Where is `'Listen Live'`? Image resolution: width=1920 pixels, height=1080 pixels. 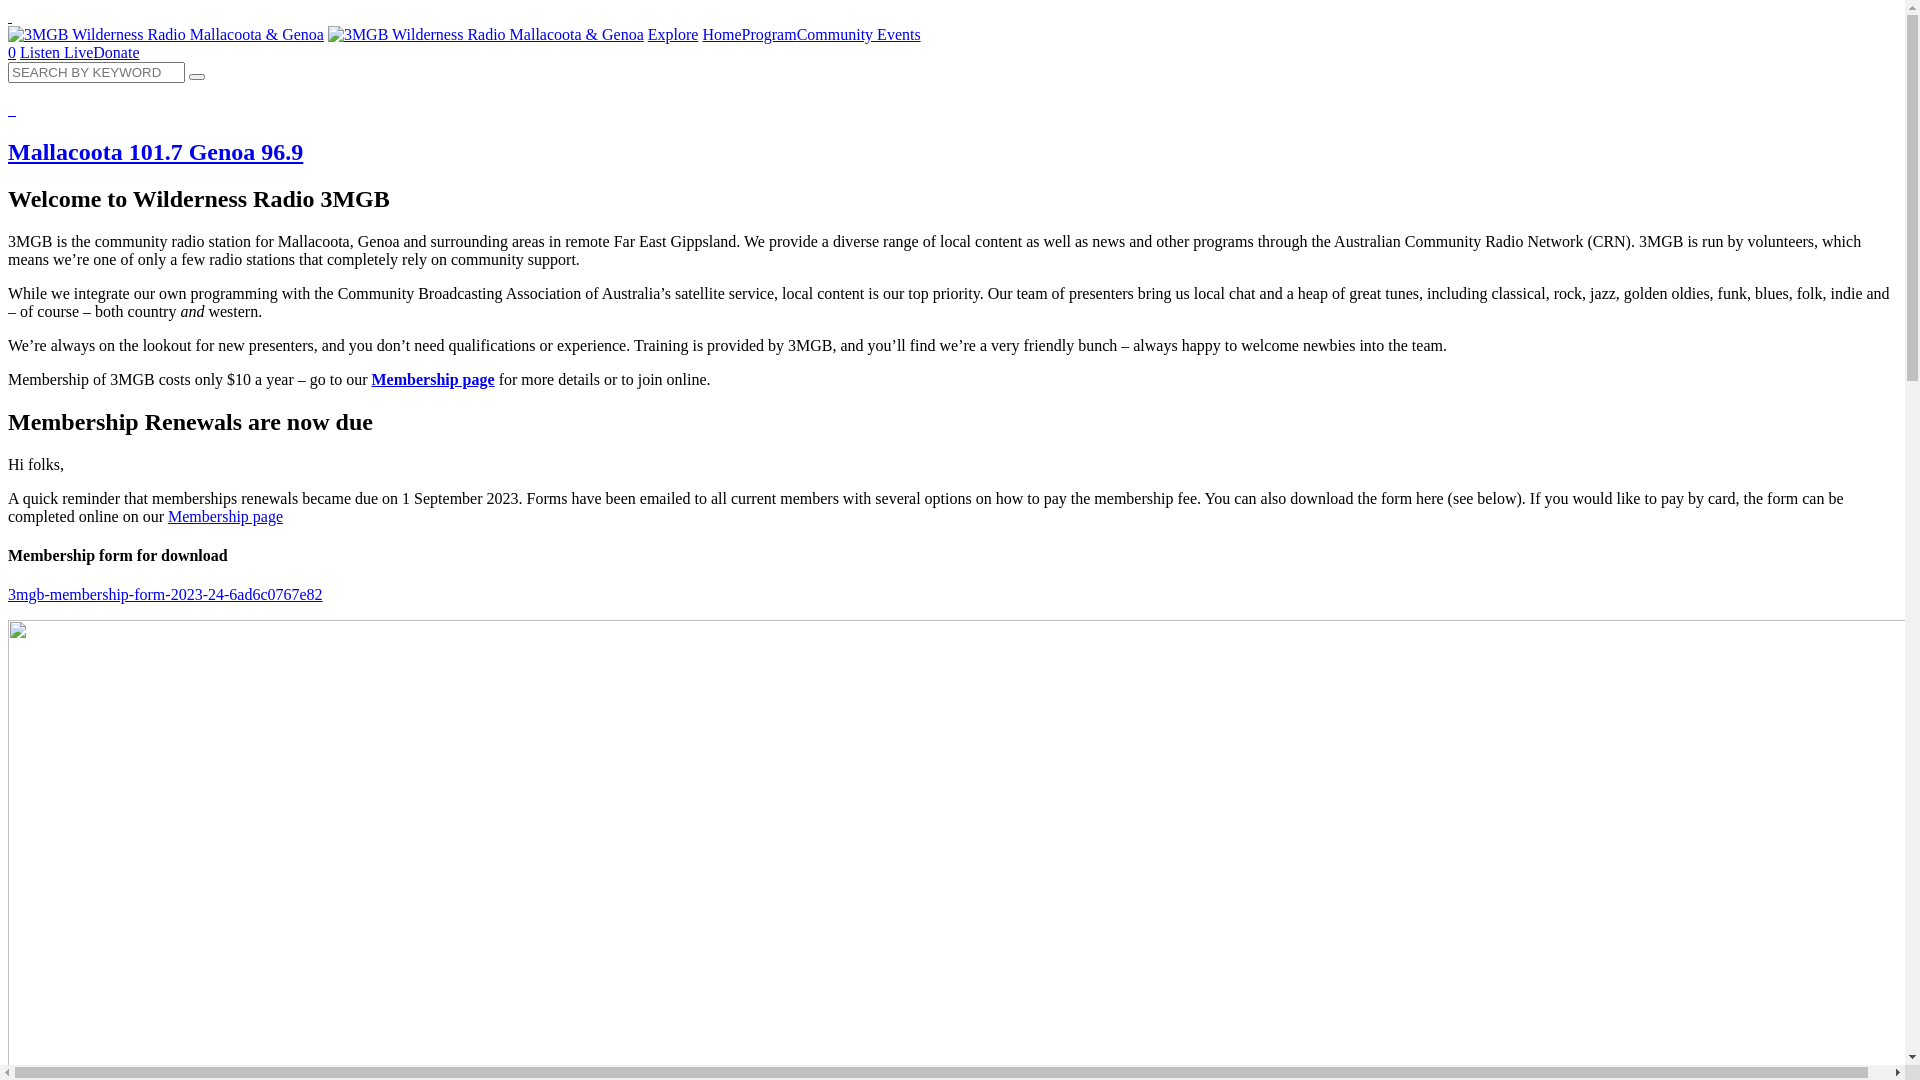
'Listen Live' is located at coordinates (56, 51).